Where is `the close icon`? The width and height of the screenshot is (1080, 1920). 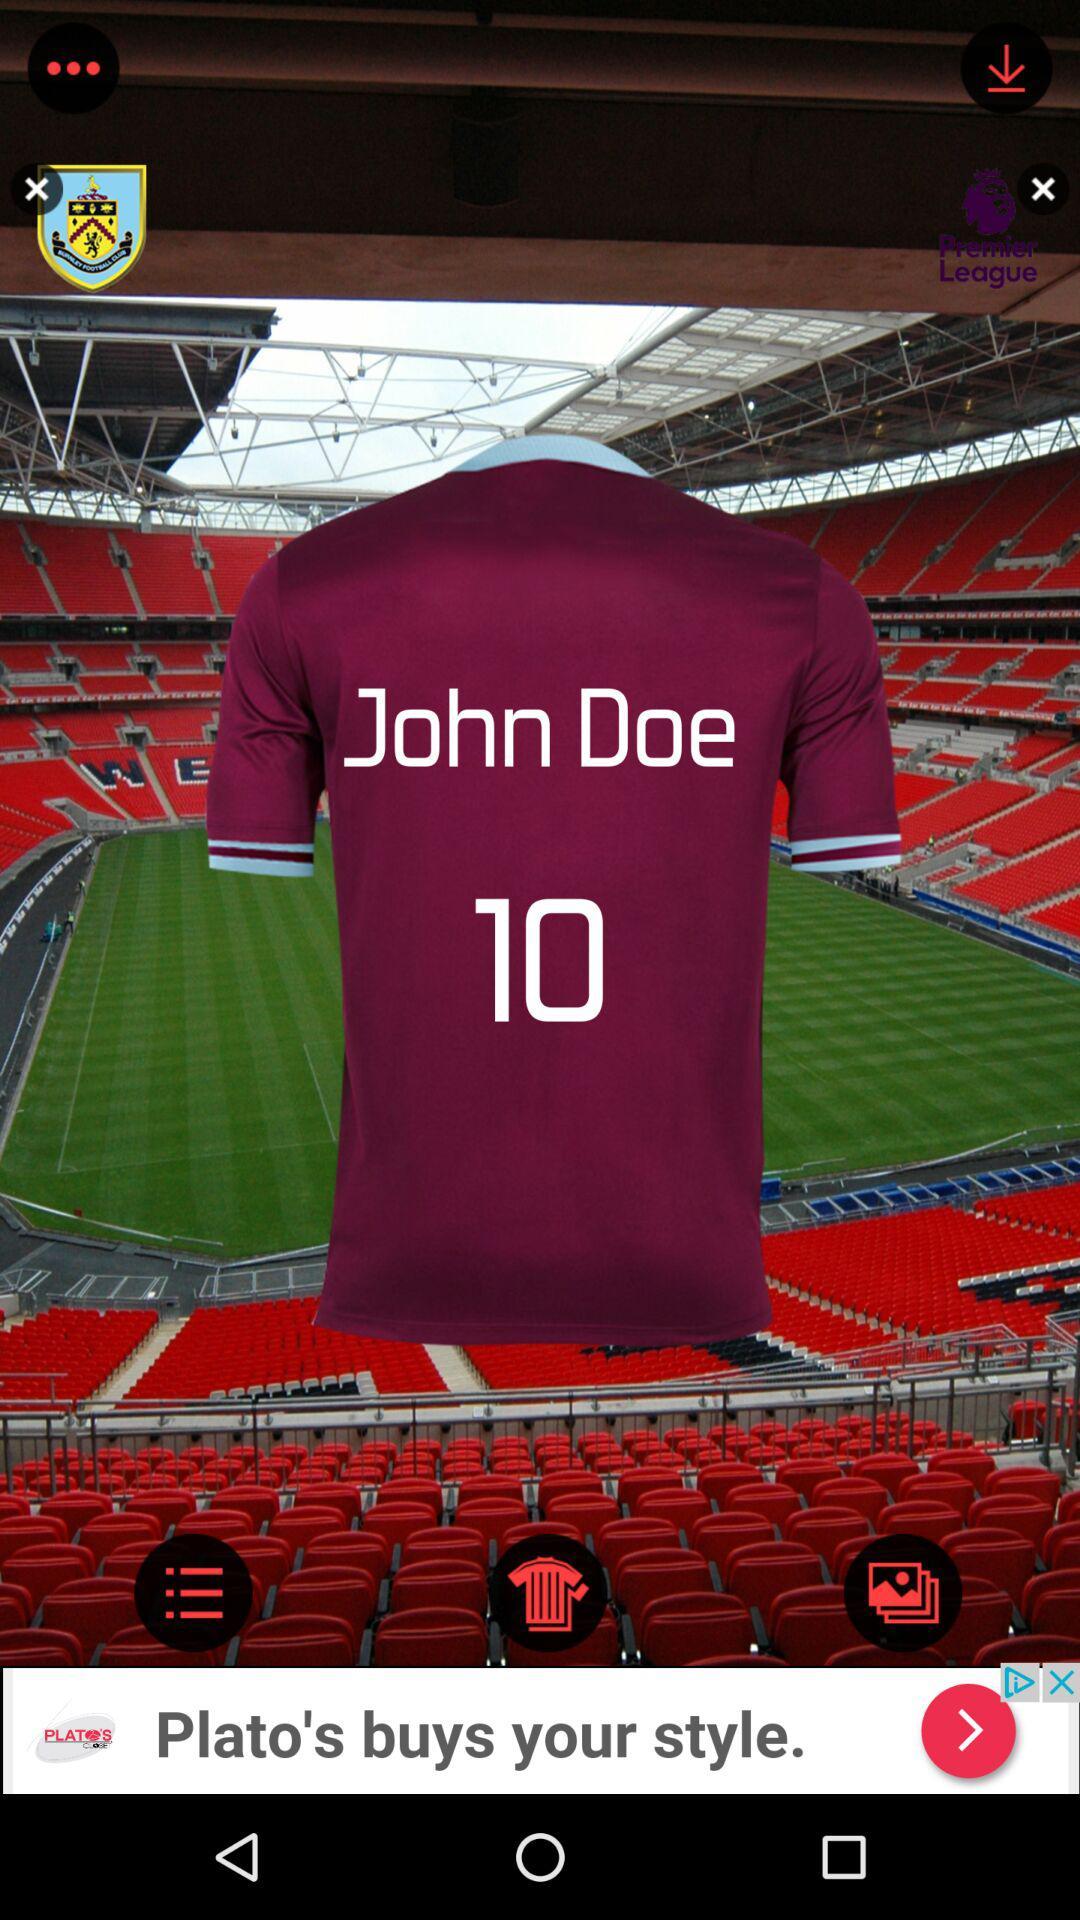
the close icon is located at coordinates (1047, 188).